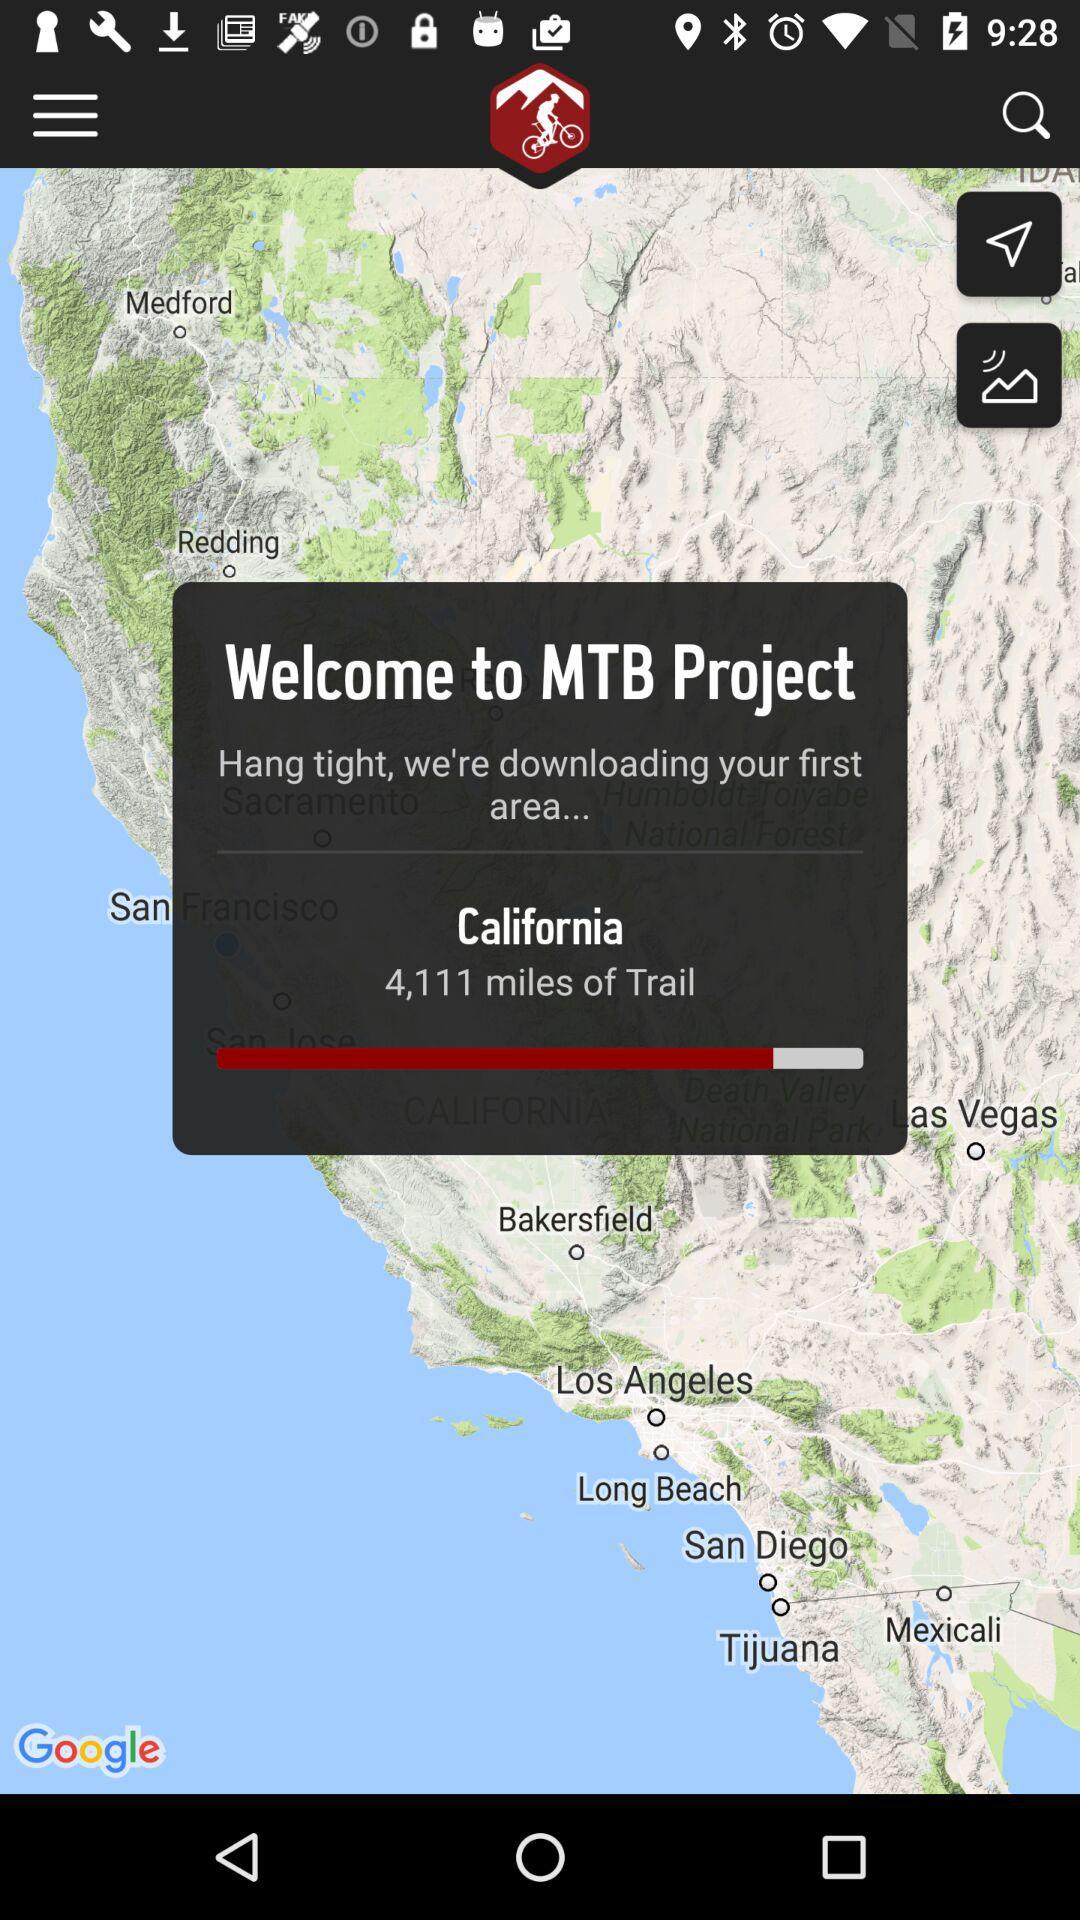  I want to click on search for trails, so click(1026, 114).